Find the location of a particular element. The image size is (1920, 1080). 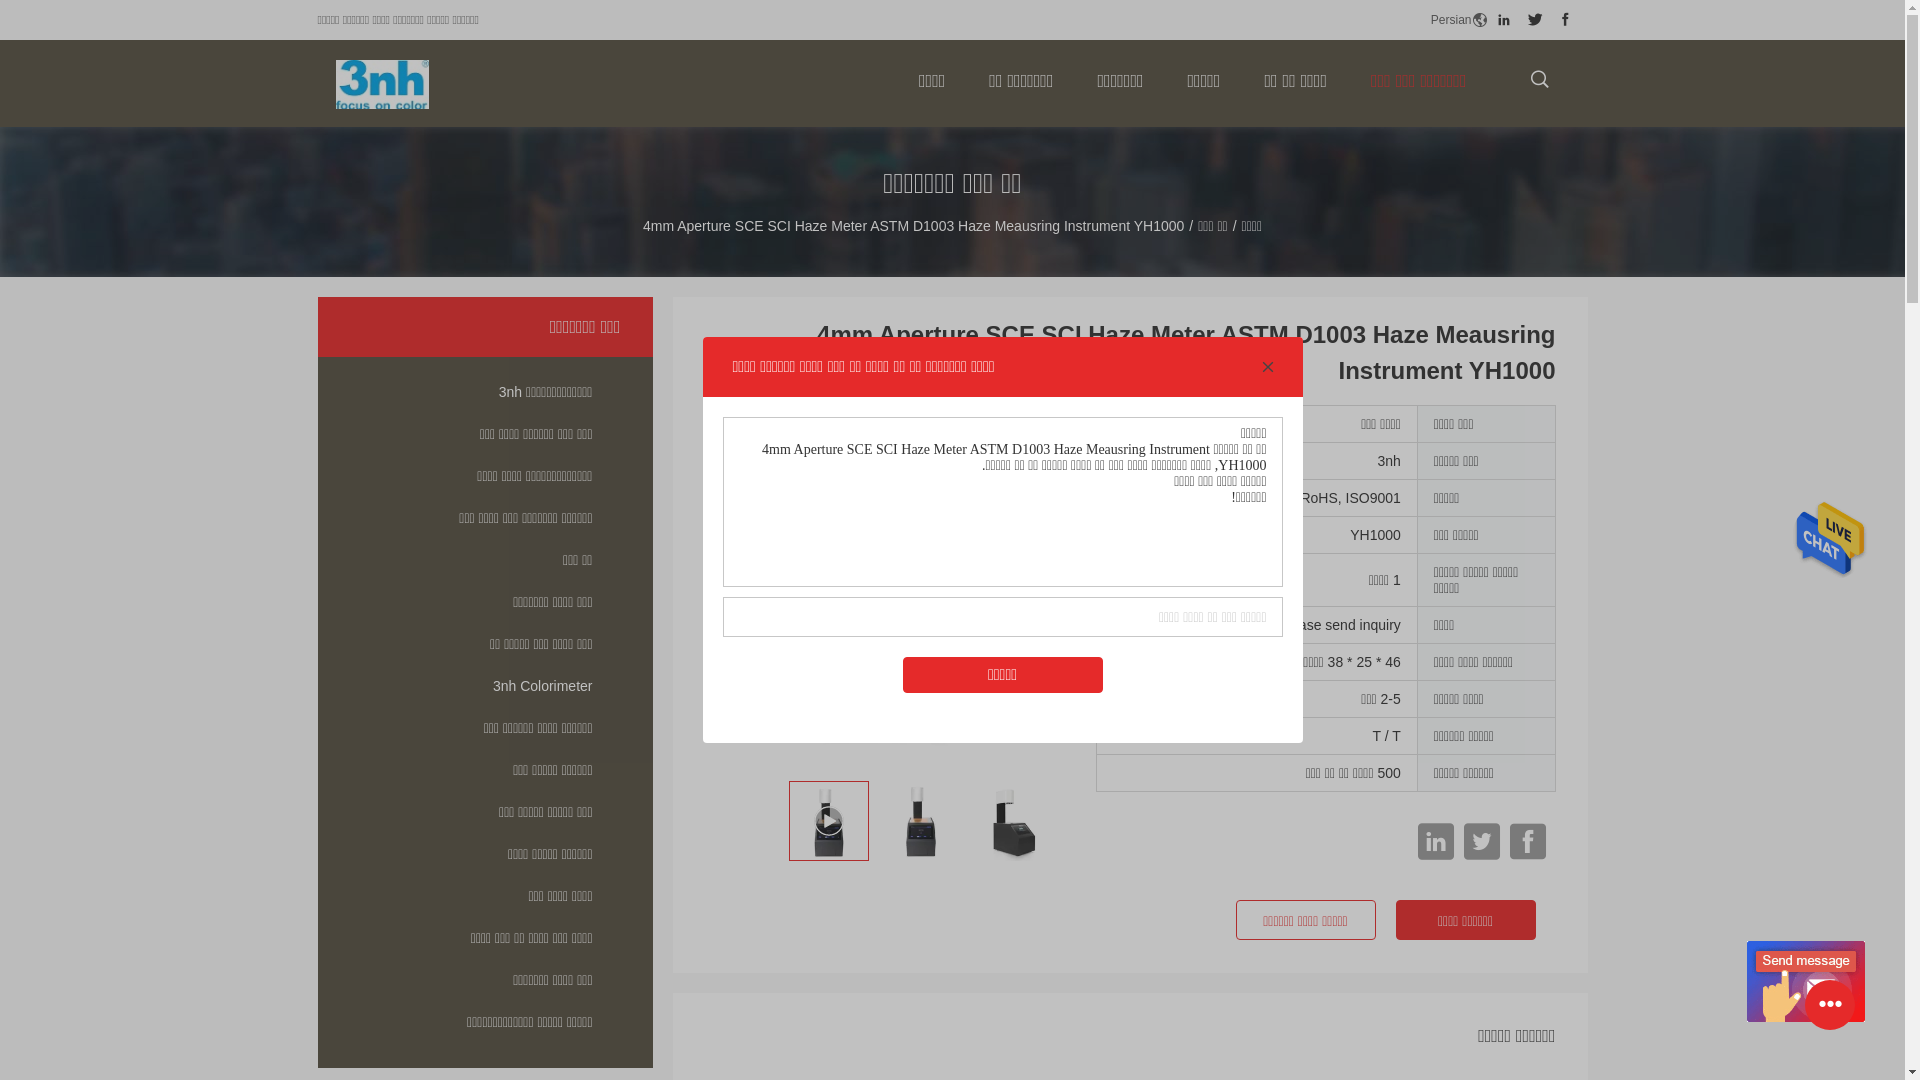

'Shenzhen ThreeNH Technology Co., Ltd. Twitter' is located at coordinates (1534, 19).